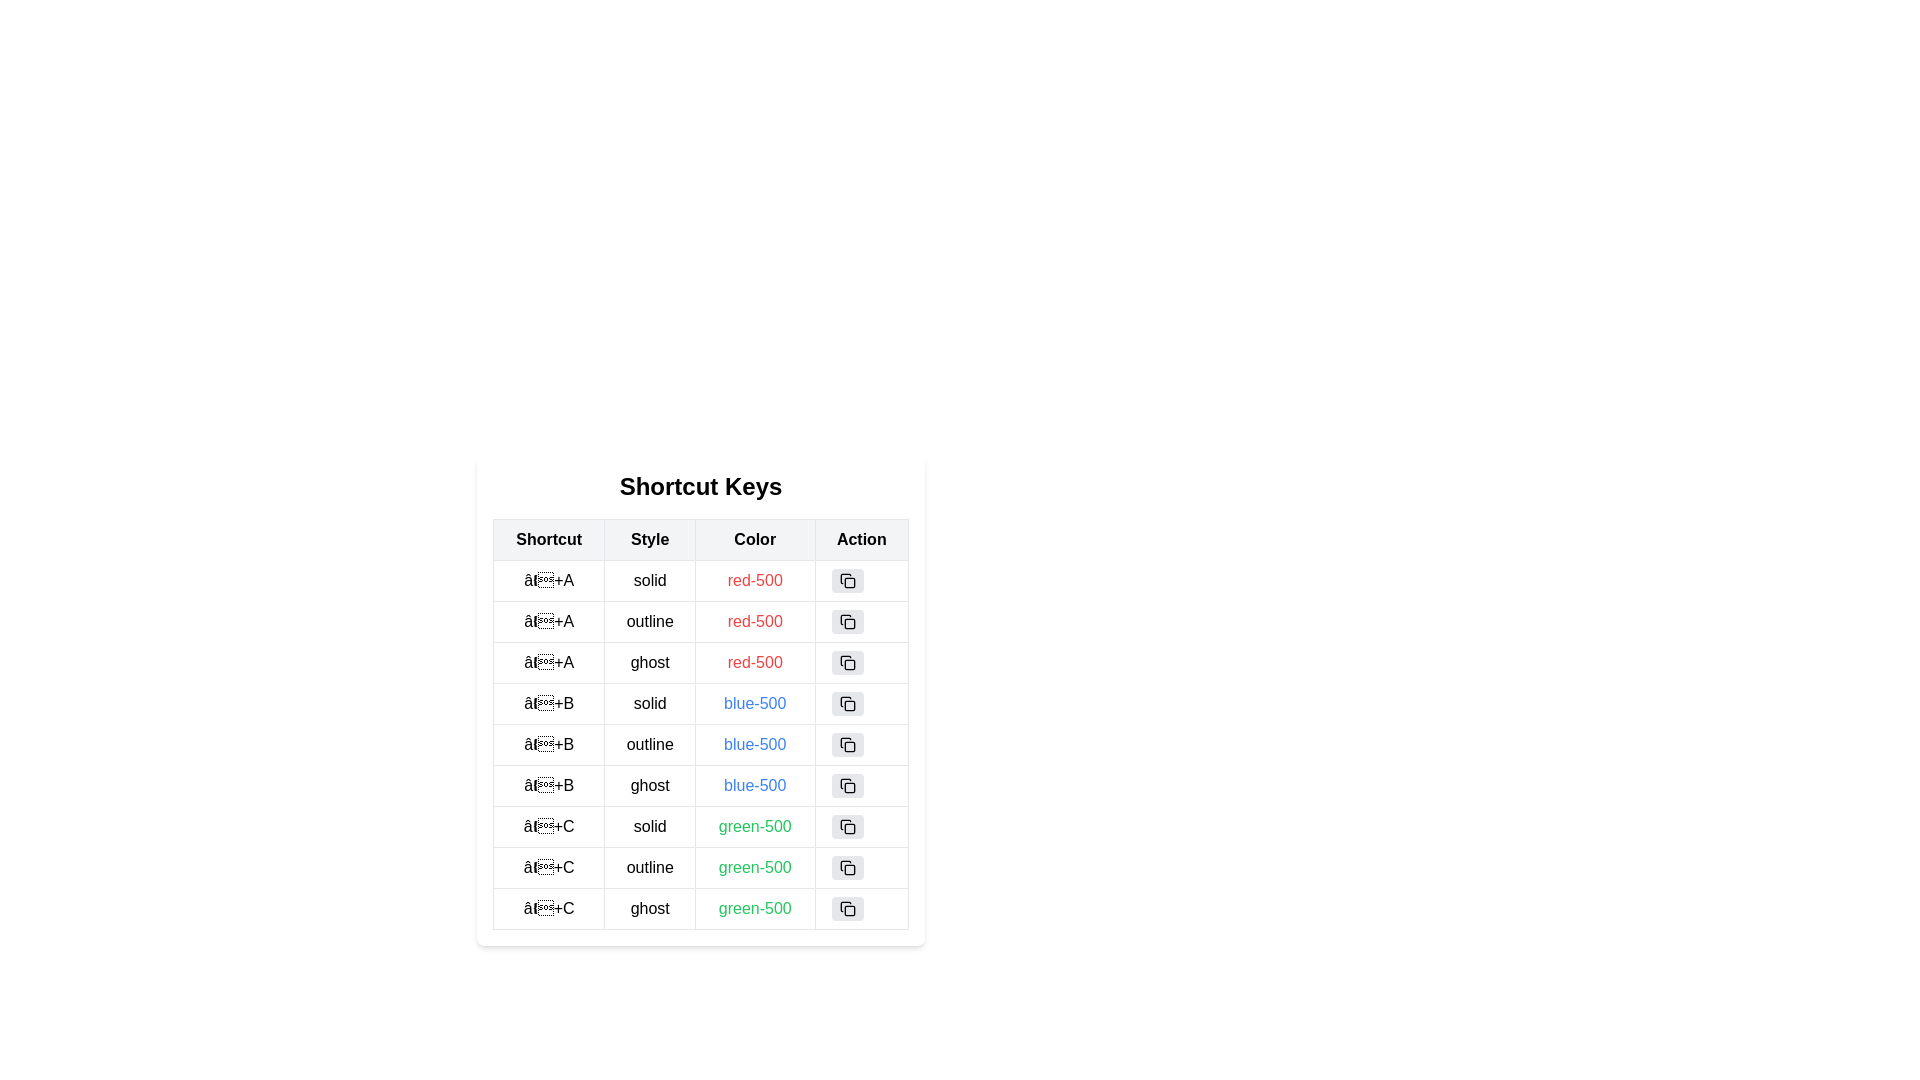  Describe the element at coordinates (549, 703) in the screenshot. I see `the text label representing the shortcut command '⌘+B' located in the fourth row of the table under the 'Shortcut' column, styled as 'solid' and colored 'blue-500'` at that location.